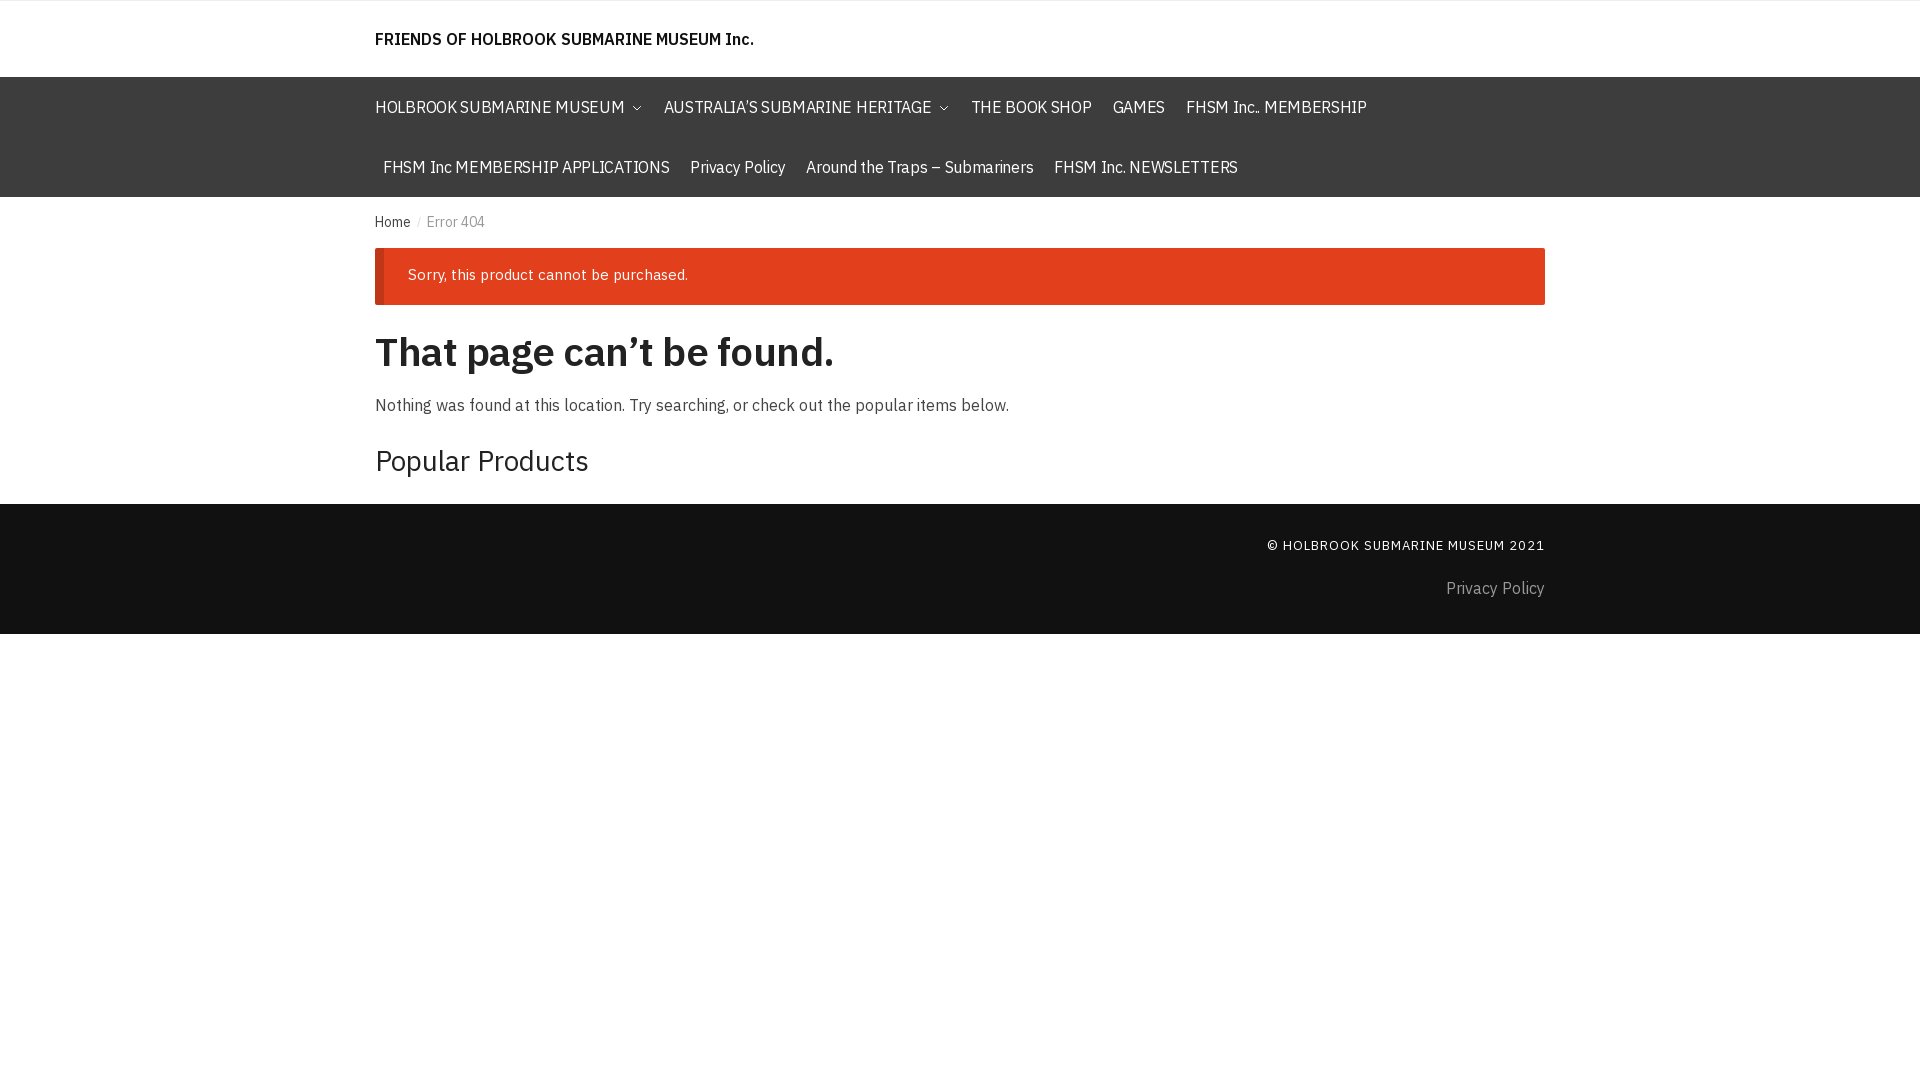 This screenshot has height=1080, width=1920. I want to click on 'THE BOOK SHOP', so click(1030, 107).